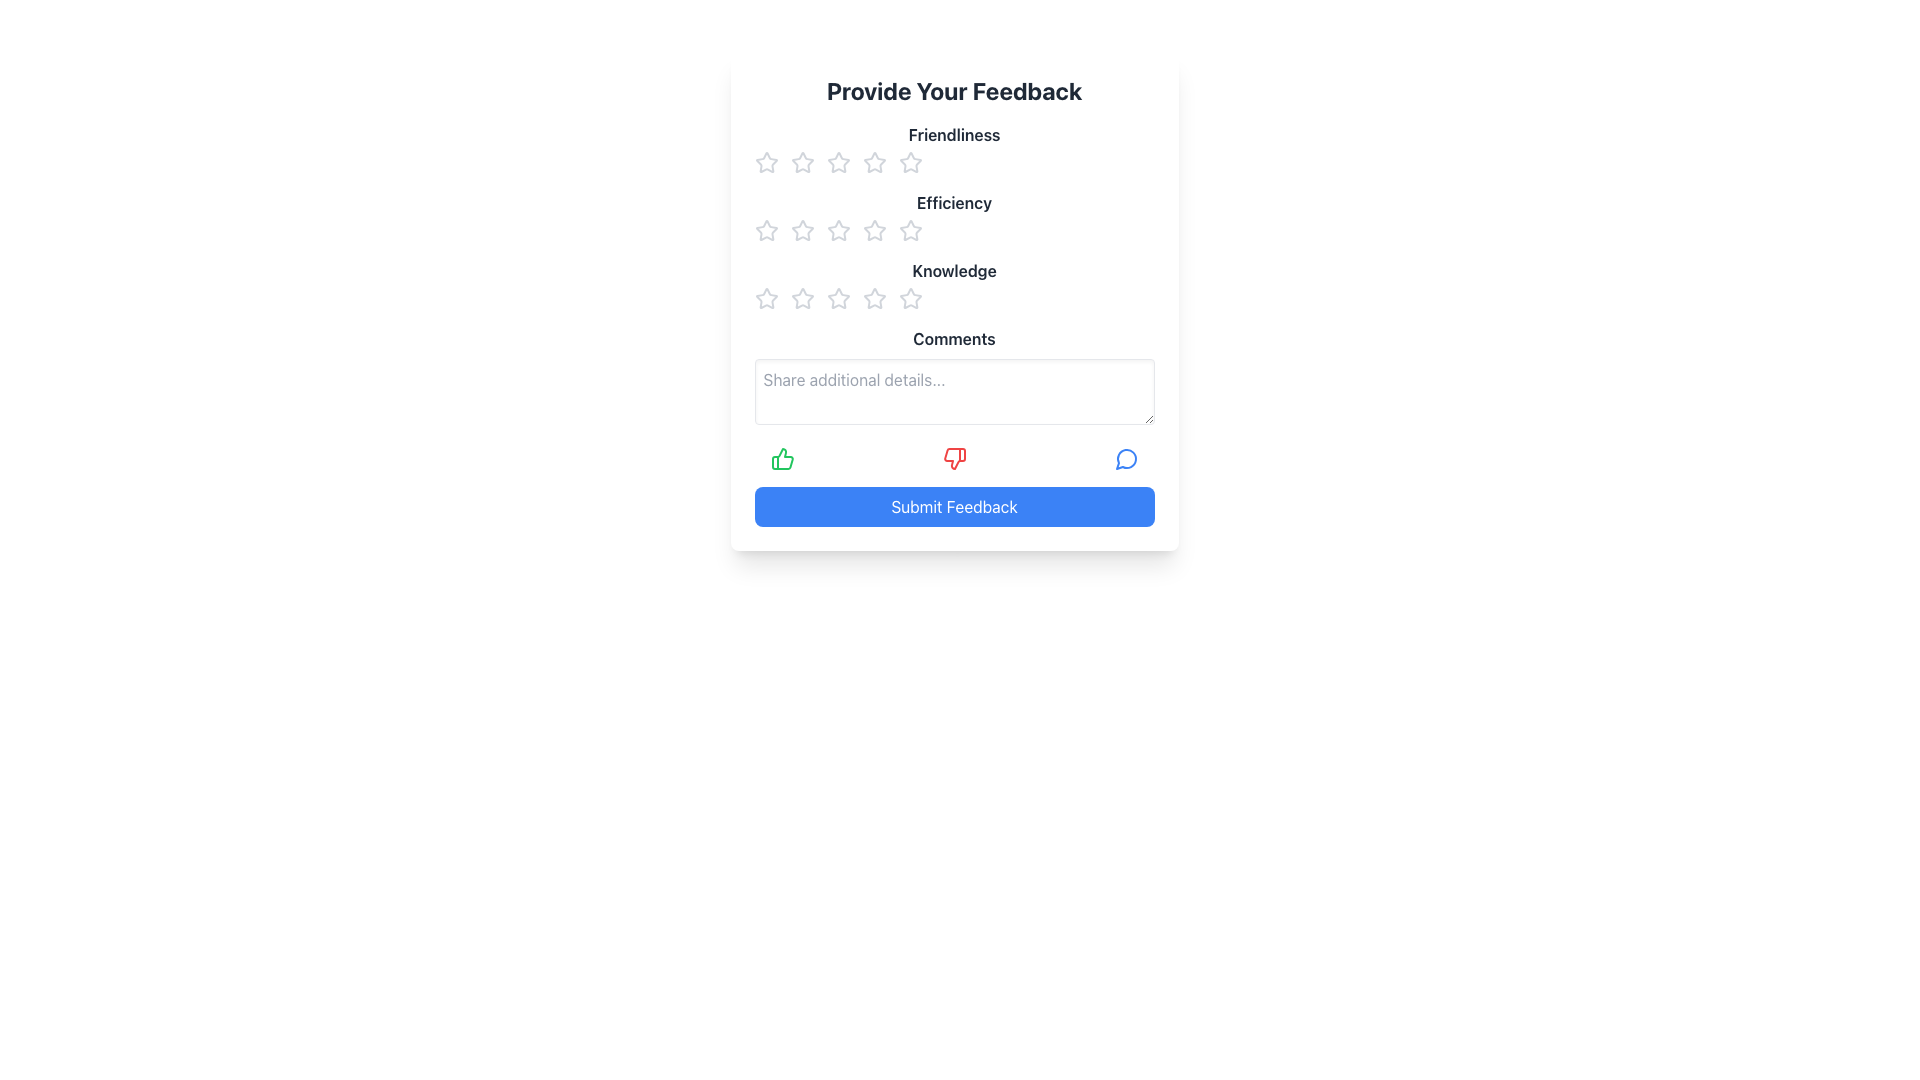  What do you see at coordinates (765, 299) in the screenshot?
I see `the first star icon in the third row of the feedback form for the 'Knowledge' category to rate` at bounding box center [765, 299].